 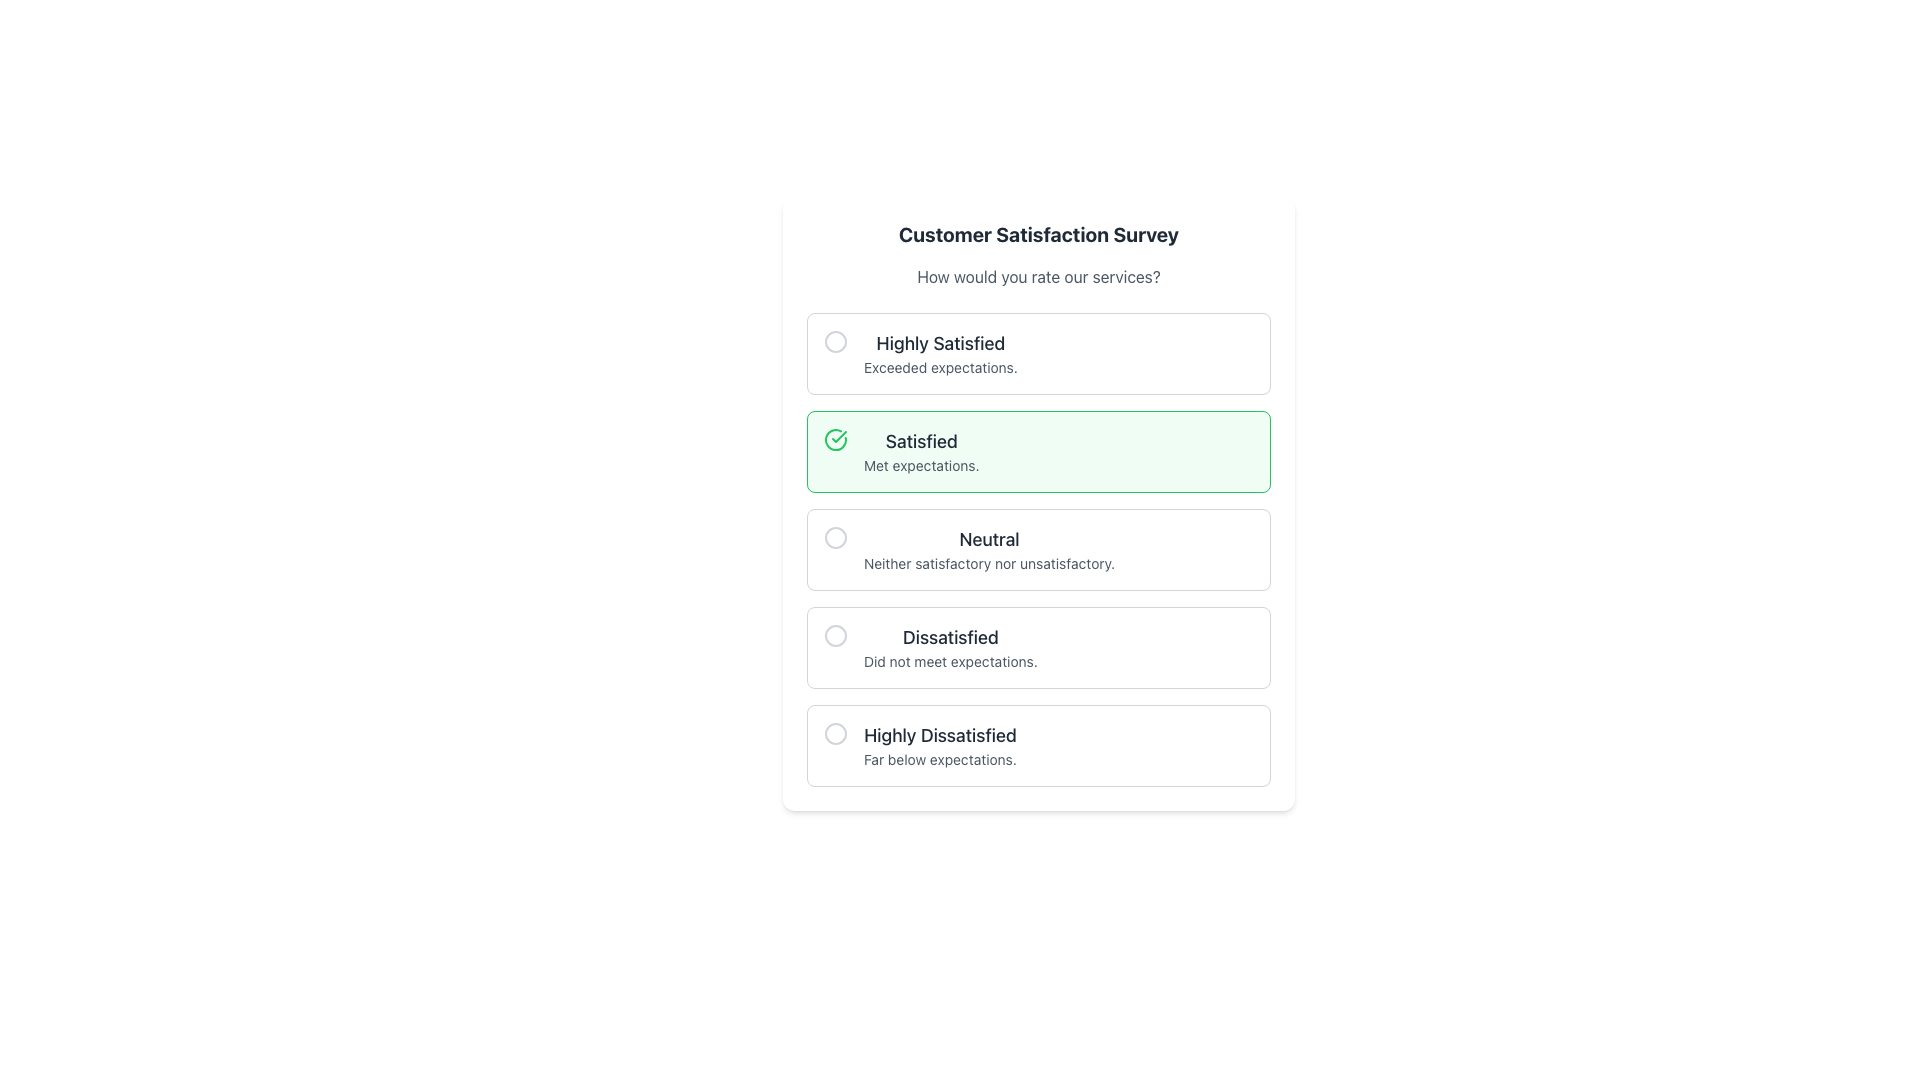 What do you see at coordinates (835, 636) in the screenshot?
I see `the decorative SVG Circle indicating the 'Dissatisfied' checkbox state in the survey form` at bounding box center [835, 636].